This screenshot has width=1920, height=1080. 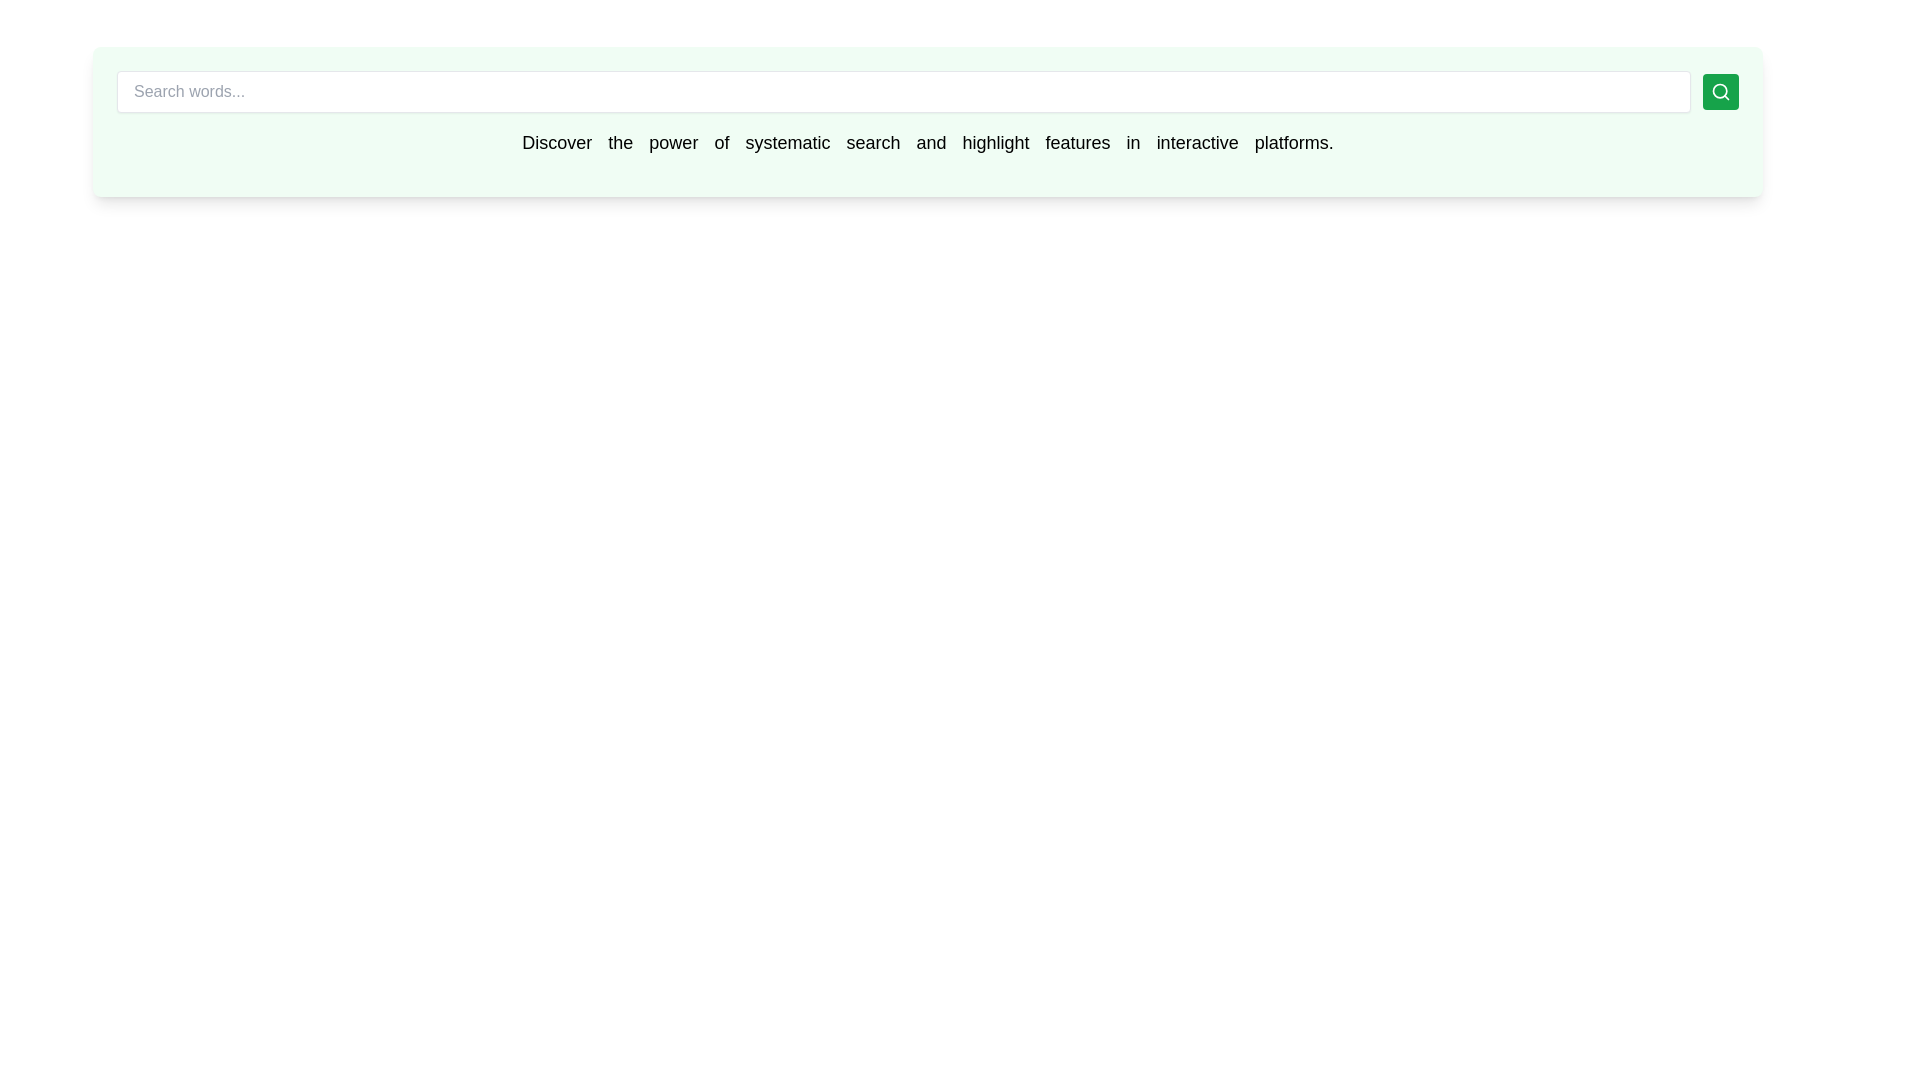 I want to click on the fifth text block in the horizontally aligned sentence, so click(x=786, y=141).